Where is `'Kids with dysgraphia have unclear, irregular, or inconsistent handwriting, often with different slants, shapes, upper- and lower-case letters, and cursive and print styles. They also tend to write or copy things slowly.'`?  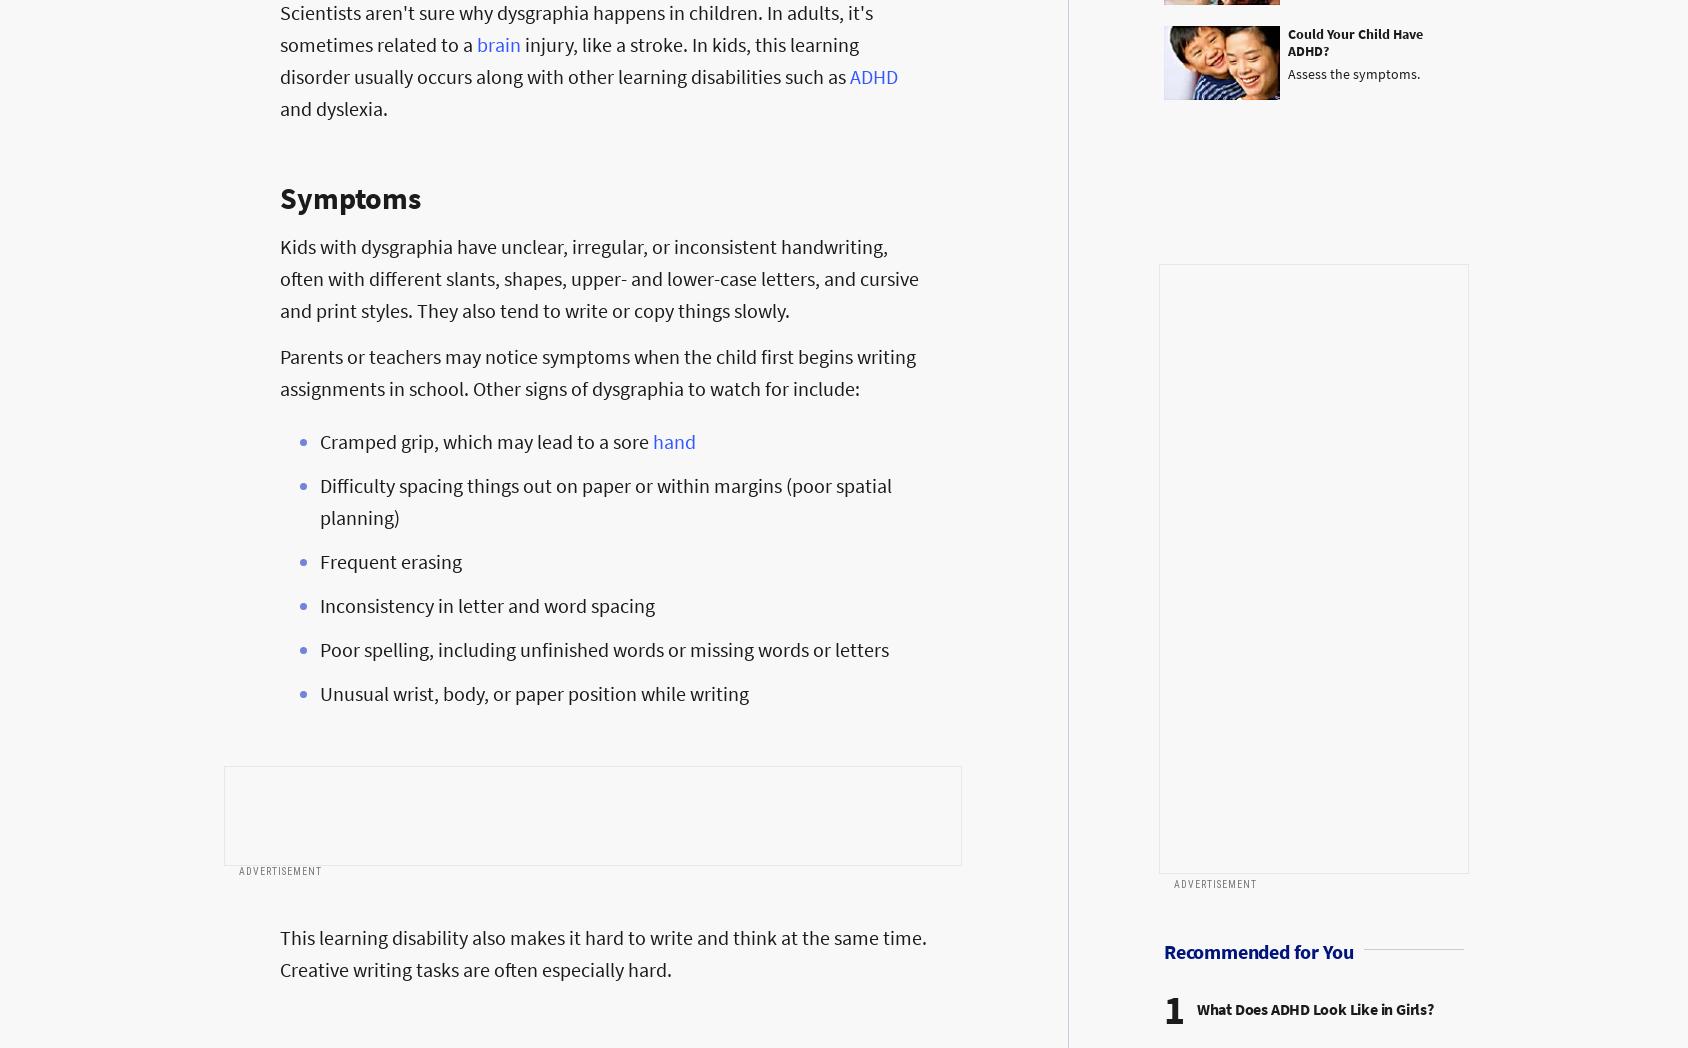 'Kids with dysgraphia have unclear, irregular, or inconsistent handwriting, often with different slants, shapes, upper- and lower-case letters, and cursive and print styles. They also tend to write or copy things slowly.' is located at coordinates (599, 276).